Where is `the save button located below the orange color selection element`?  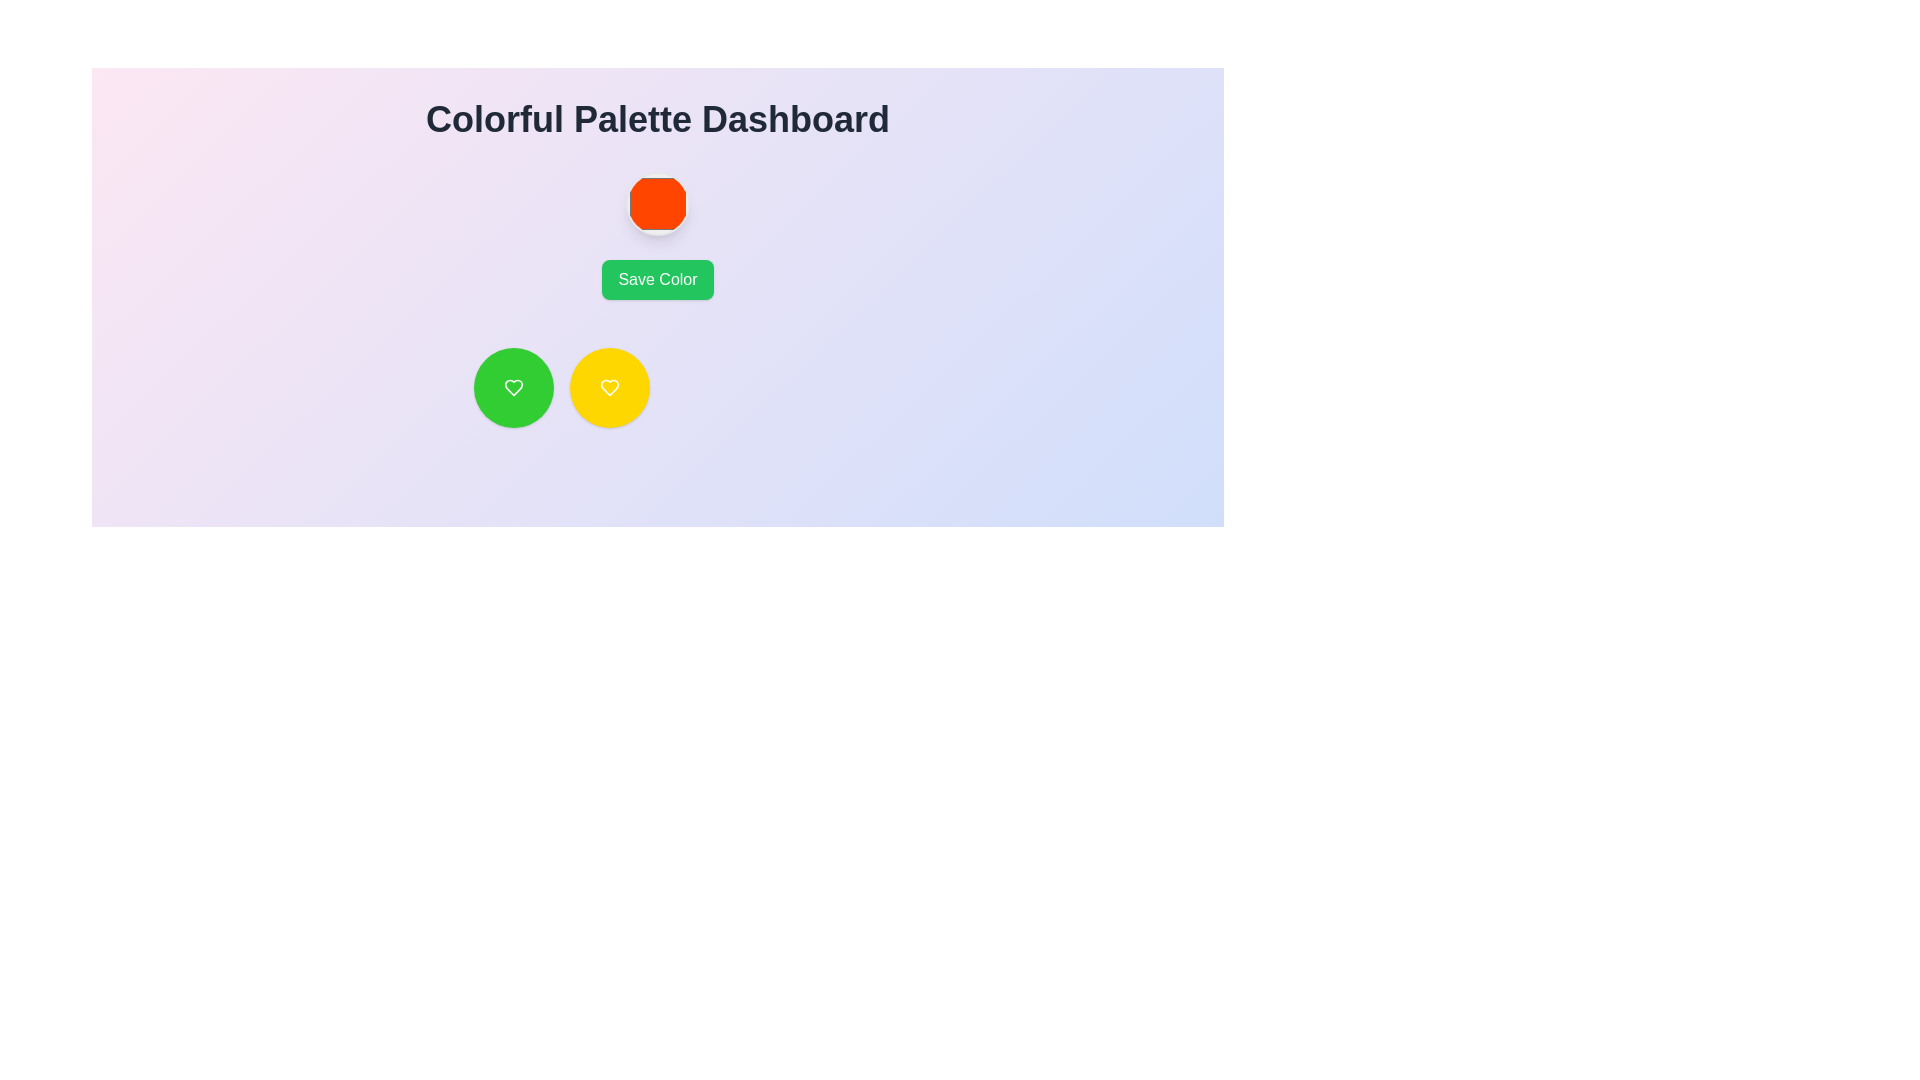 the save button located below the orange color selection element is located at coordinates (657, 280).